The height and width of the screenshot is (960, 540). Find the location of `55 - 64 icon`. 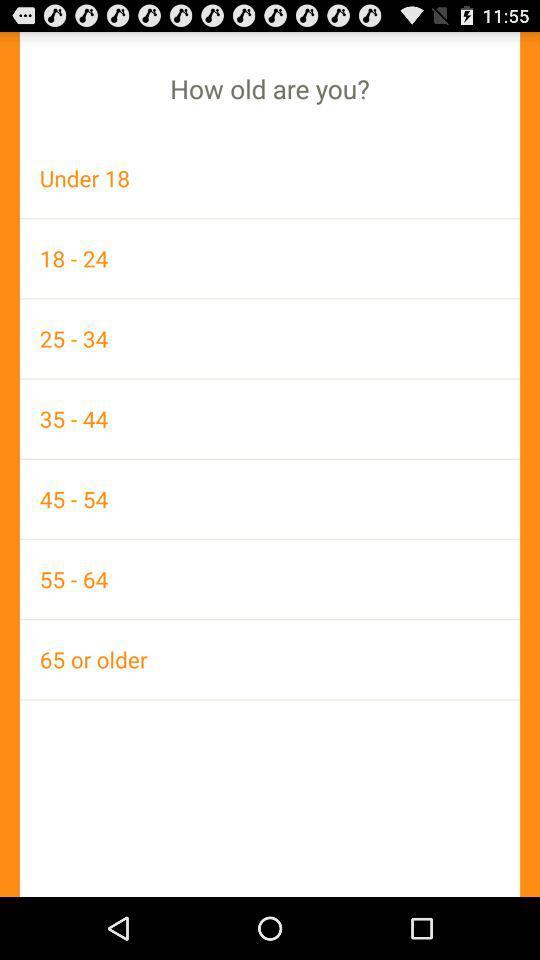

55 - 64 icon is located at coordinates (270, 579).